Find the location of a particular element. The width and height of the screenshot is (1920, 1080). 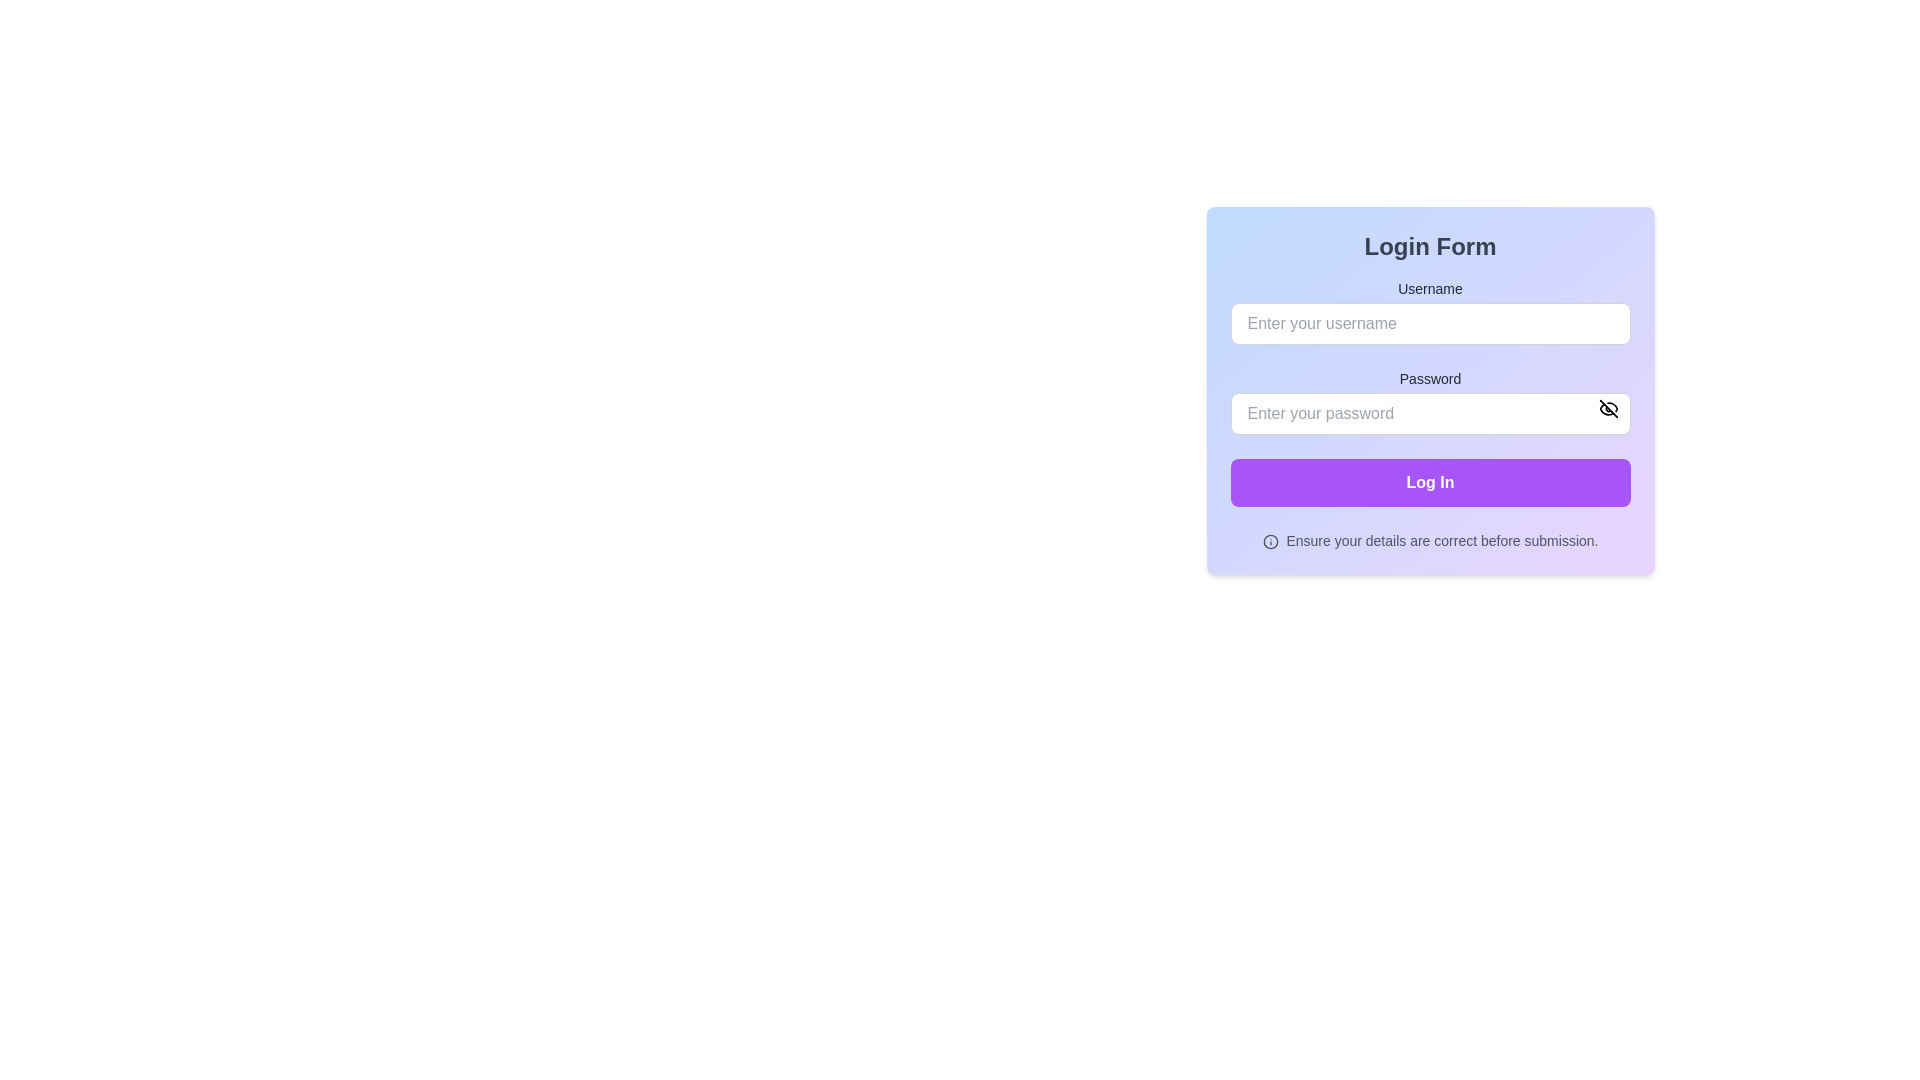

the information/help icon is located at coordinates (1269, 542).